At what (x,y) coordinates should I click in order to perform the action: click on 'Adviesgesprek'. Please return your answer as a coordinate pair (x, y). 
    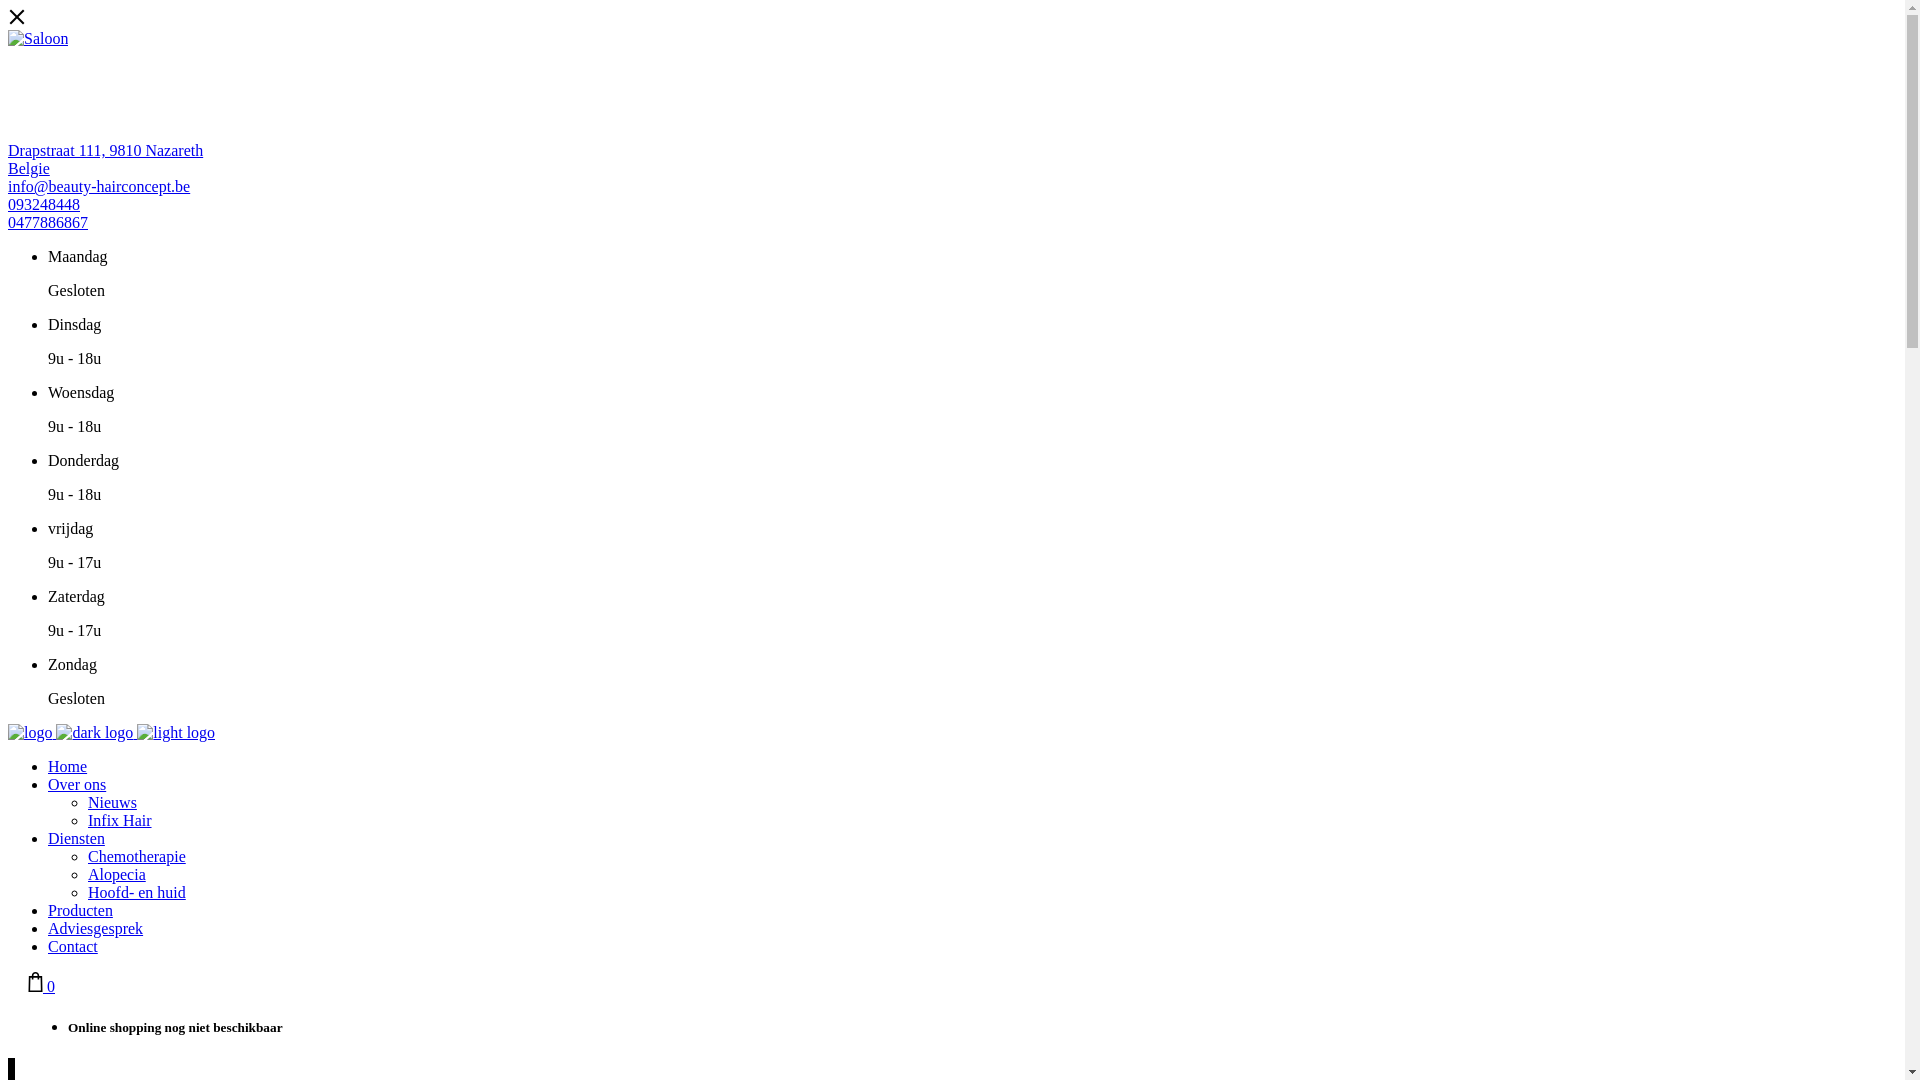
    Looking at the image, I should click on (48, 928).